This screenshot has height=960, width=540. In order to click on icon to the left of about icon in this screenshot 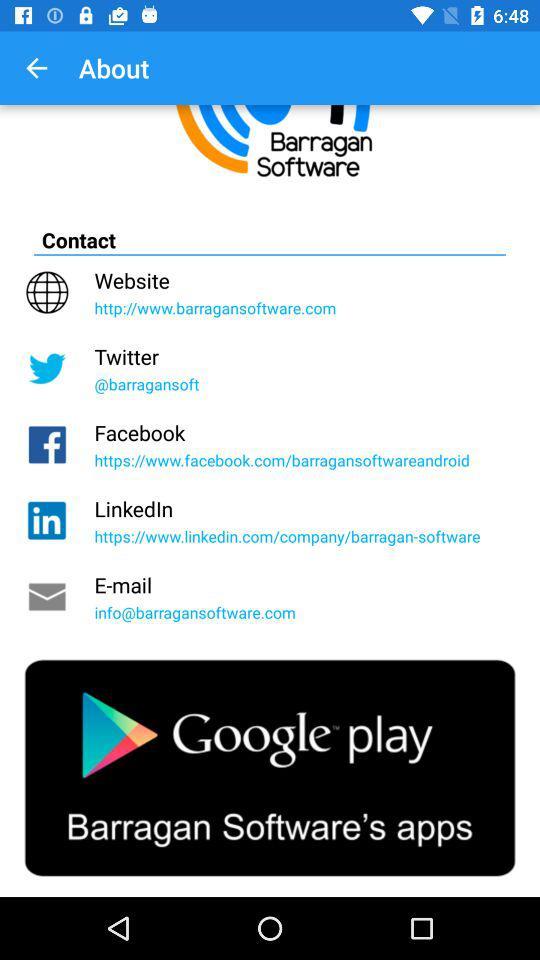, I will do `click(36, 68)`.